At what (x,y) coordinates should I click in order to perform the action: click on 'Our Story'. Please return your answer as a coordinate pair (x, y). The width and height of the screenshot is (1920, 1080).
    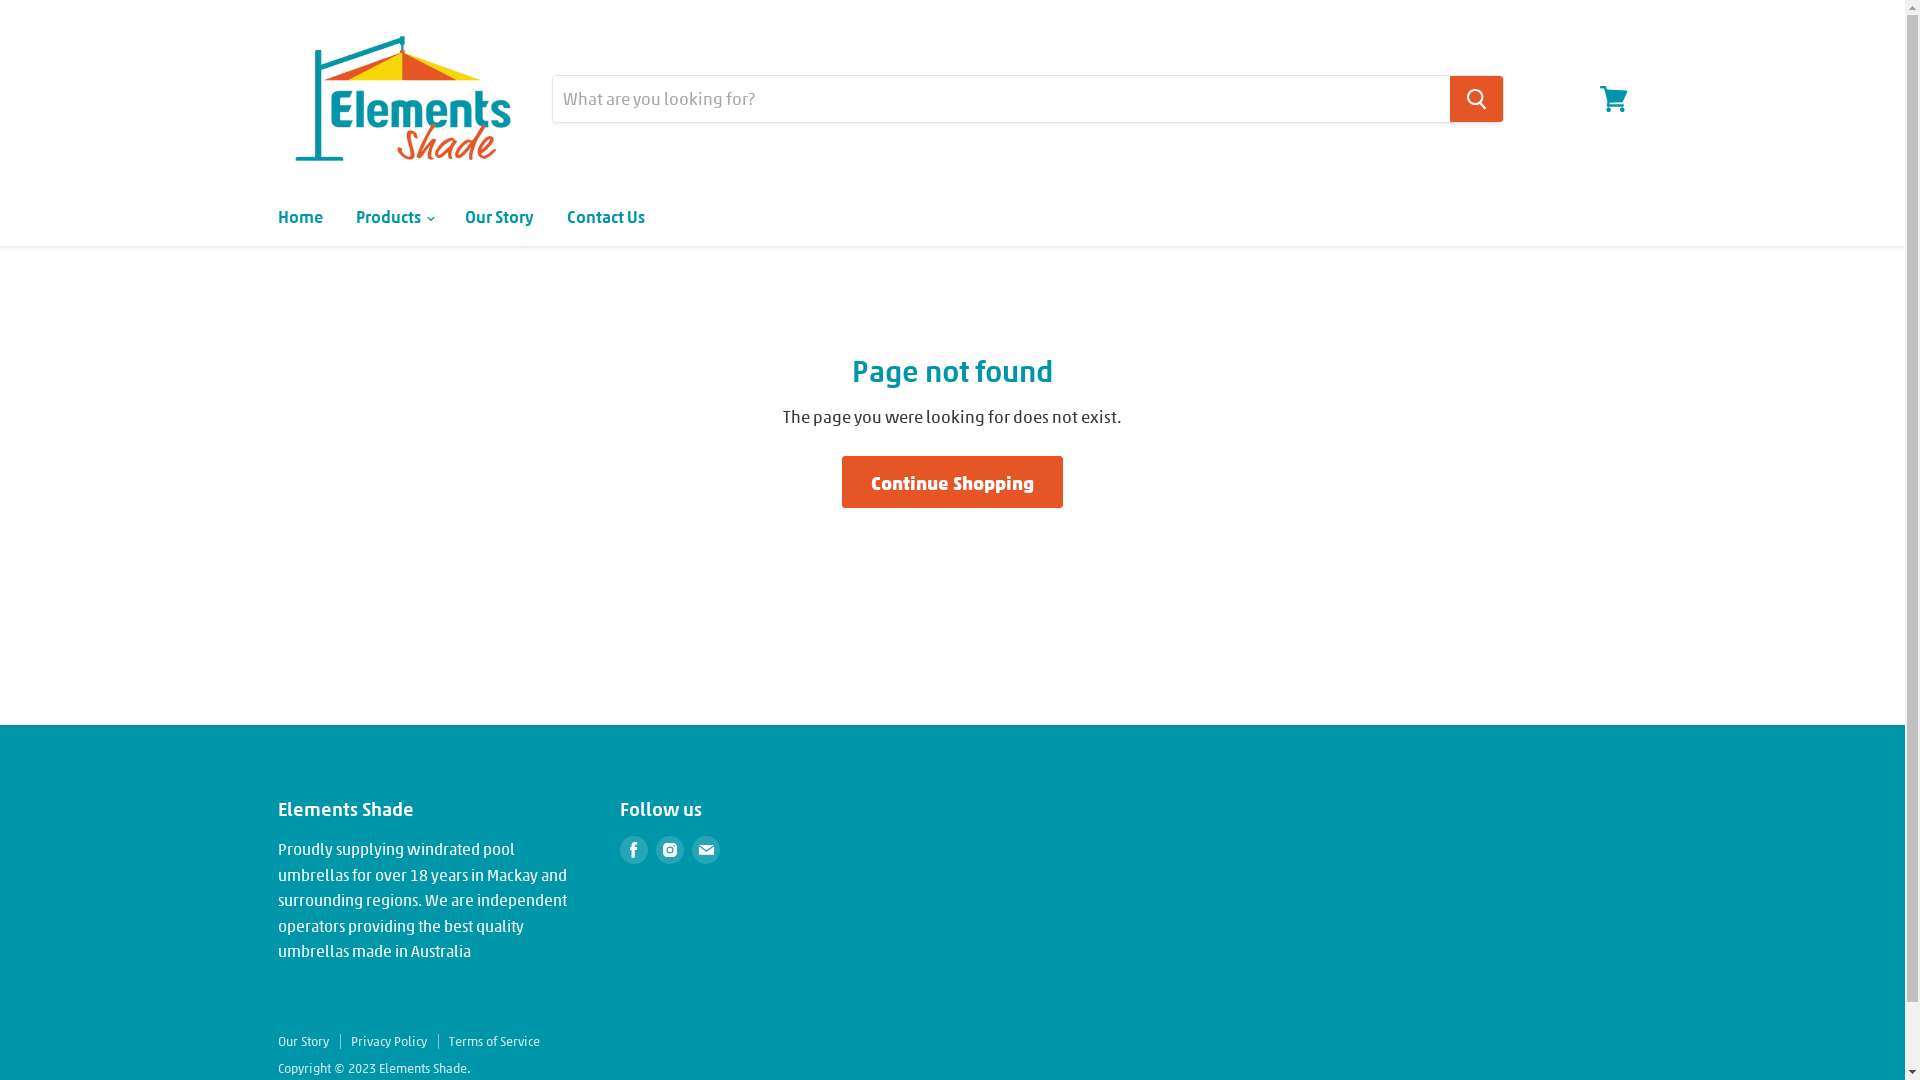
    Looking at the image, I should click on (449, 216).